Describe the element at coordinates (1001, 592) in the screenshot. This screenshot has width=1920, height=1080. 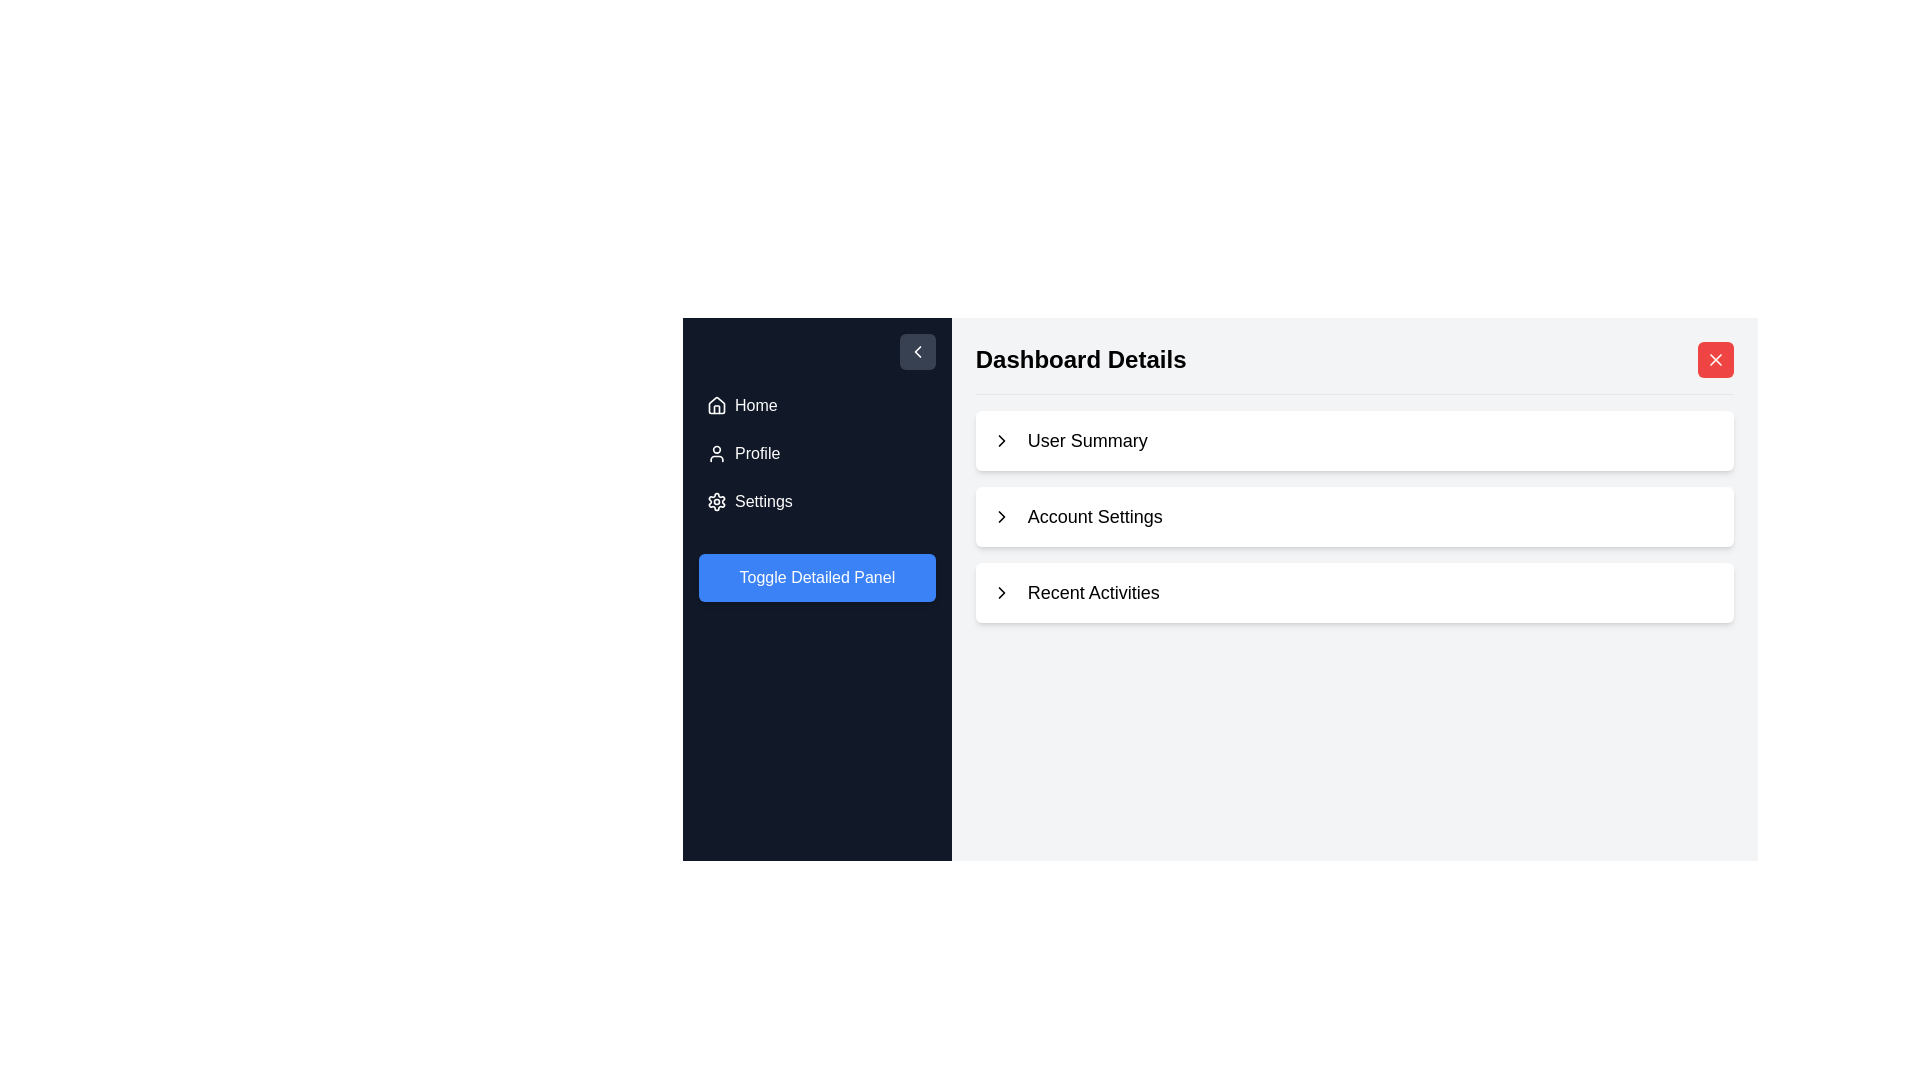
I see `the Chevron/Arrow icon located on the left side of the 'Recent Activities' section, which serves as a clickable area to expand or navigate related content` at that location.